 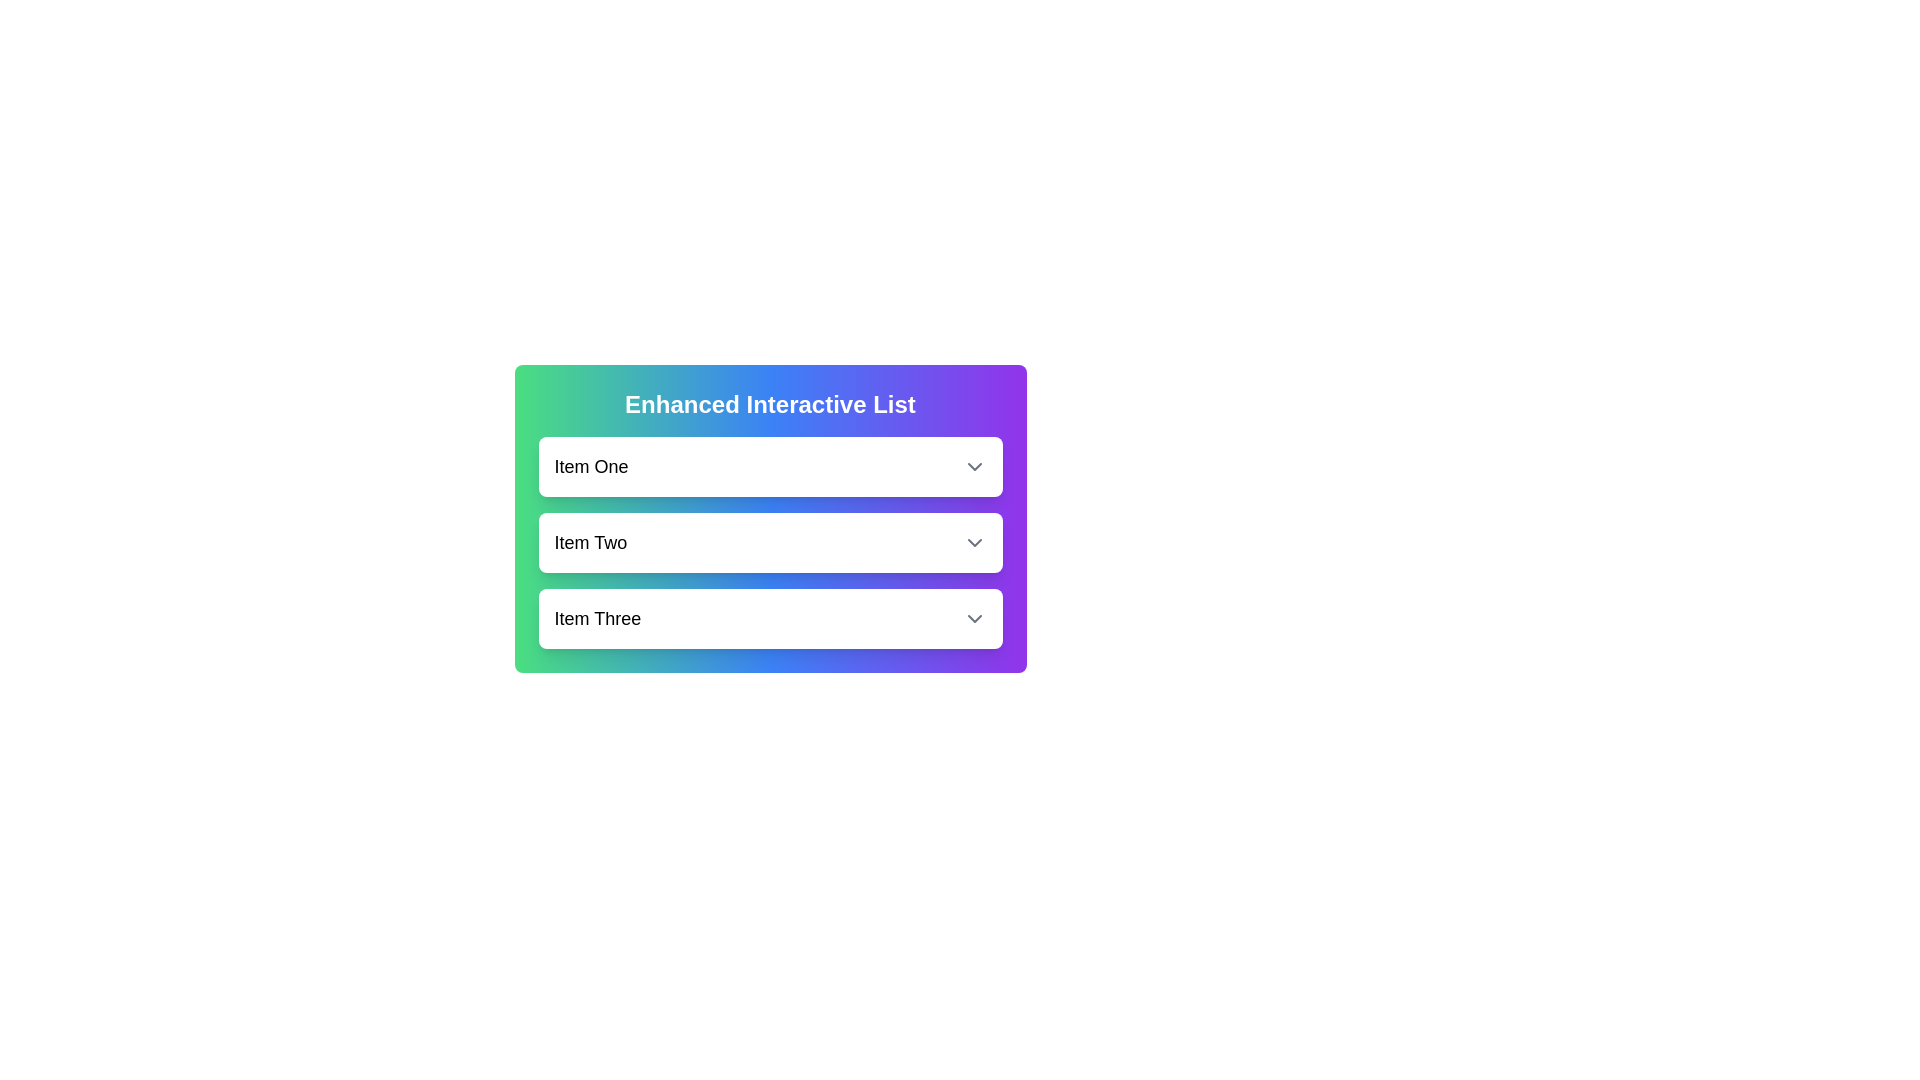 I want to click on the second selectable list item in the vertical list, so click(x=769, y=543).